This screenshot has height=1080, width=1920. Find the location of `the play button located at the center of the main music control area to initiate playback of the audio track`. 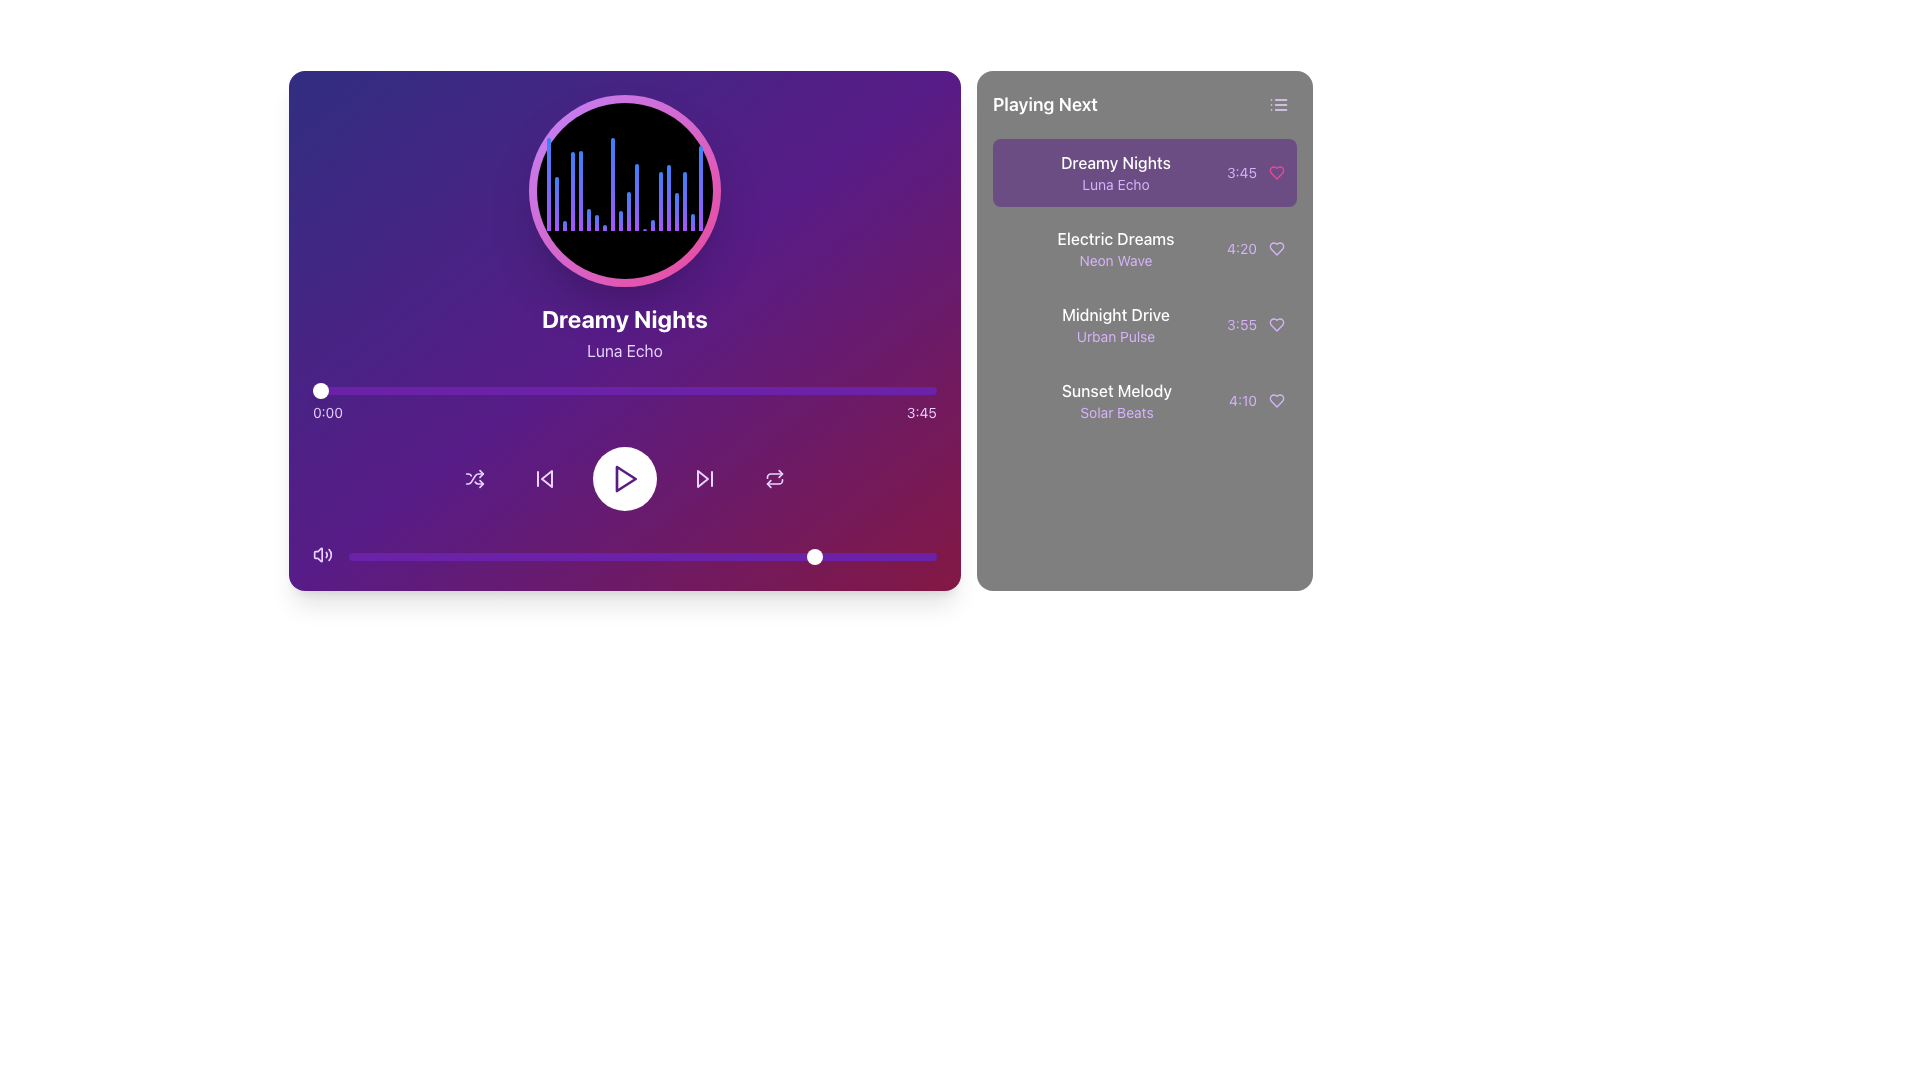

the play button located at the center of the main music control area to initiate playback of the audio track is located at coordinates (623, 478).